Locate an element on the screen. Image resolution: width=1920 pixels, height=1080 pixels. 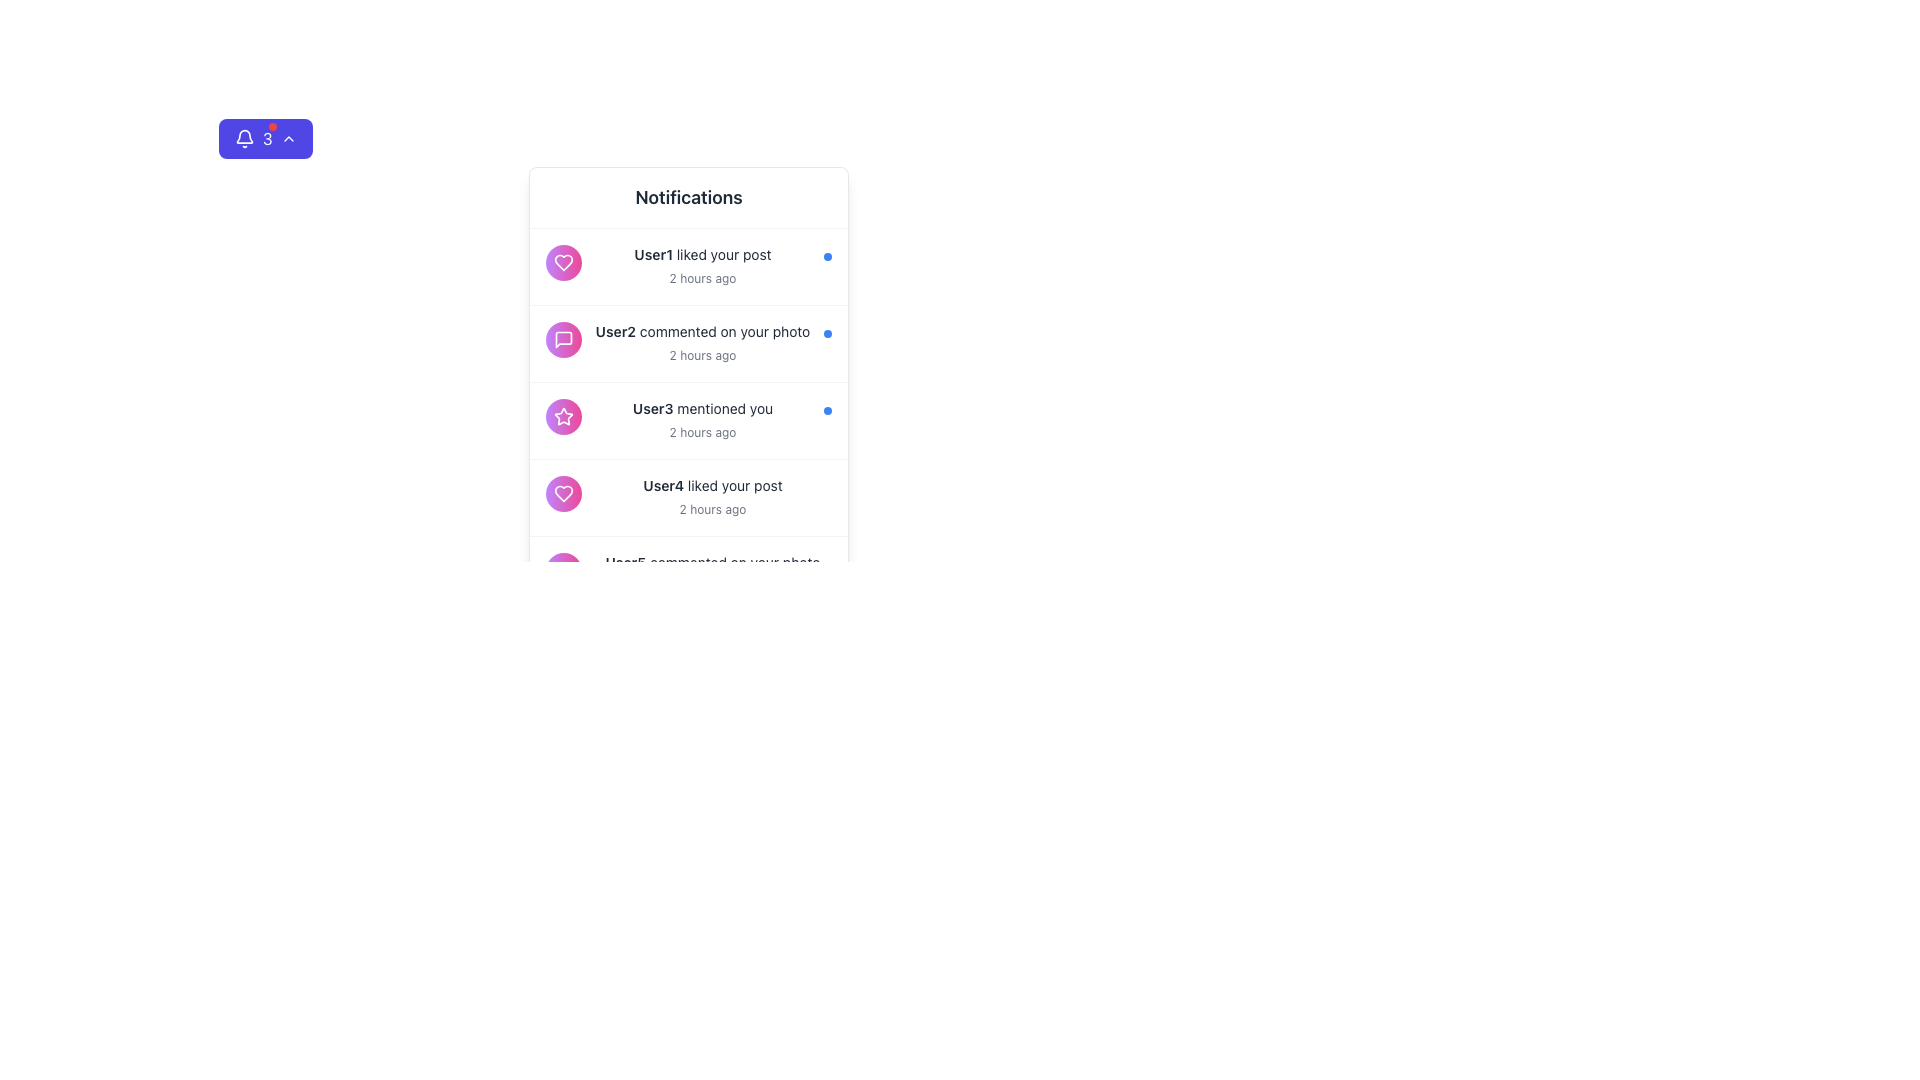
the circular icon with a gradient color filling from purple to pink that contains a white heart symbol, located in the first notification row to the left of 'User1 liked your post' is located at coordinates (563, 261).